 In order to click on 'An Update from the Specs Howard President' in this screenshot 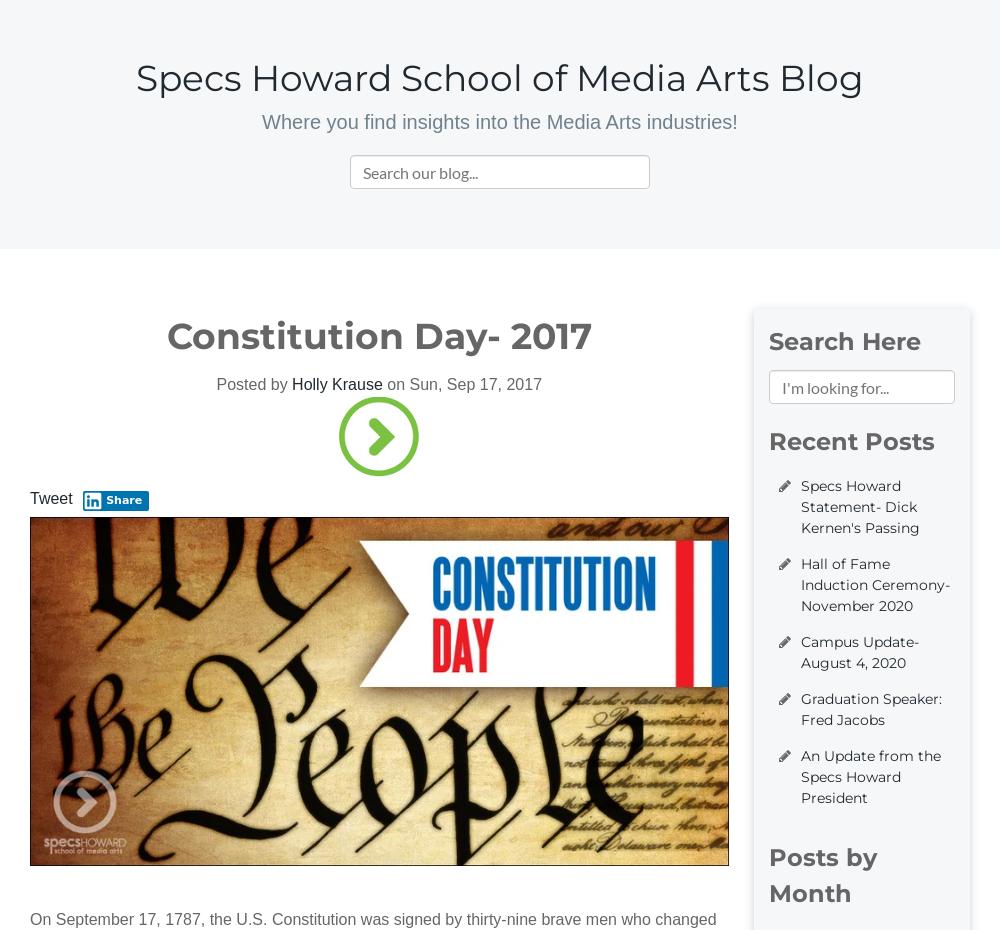, I will do `click(870, 776)`.